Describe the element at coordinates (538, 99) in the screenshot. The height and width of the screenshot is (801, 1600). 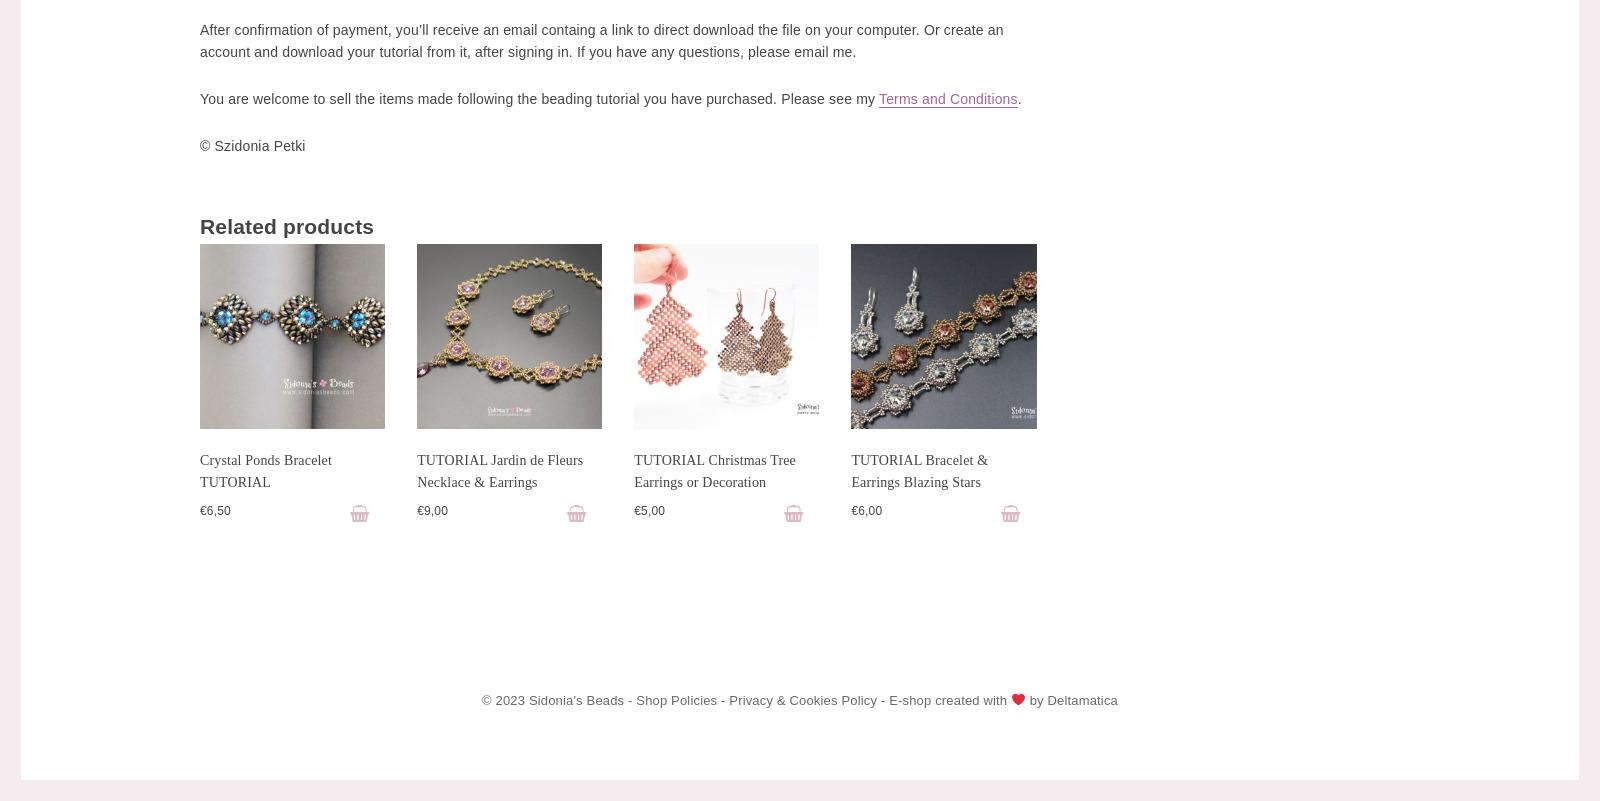
I see `'You are welcome to sell the items made following the beading tutorial you have purchased. Please see my'` at that location.